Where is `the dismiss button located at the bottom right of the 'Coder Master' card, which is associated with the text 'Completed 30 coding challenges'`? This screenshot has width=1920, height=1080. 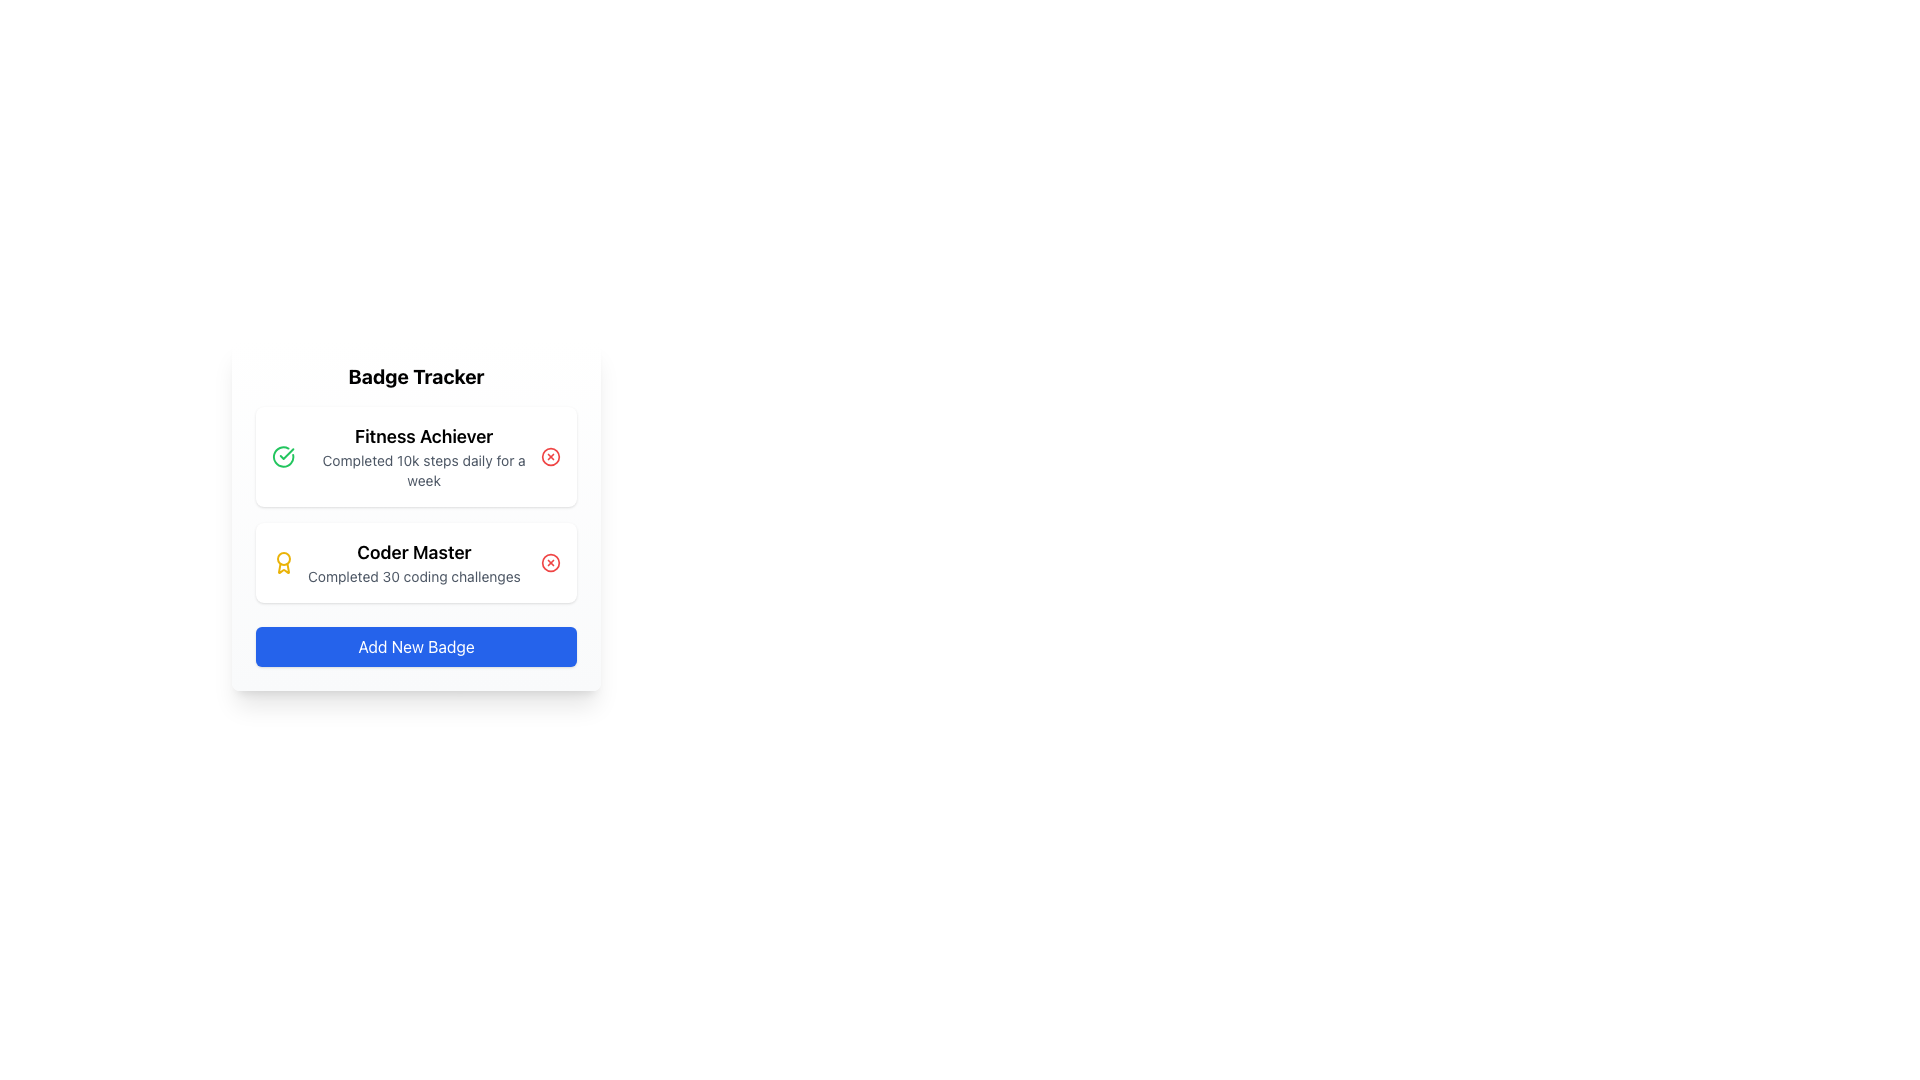
the dismiss button located at the bottom right of the 'Coder Master' card, which is associated with the text 'Completed 30 coding challenges' is located at coordinates (551, 563).